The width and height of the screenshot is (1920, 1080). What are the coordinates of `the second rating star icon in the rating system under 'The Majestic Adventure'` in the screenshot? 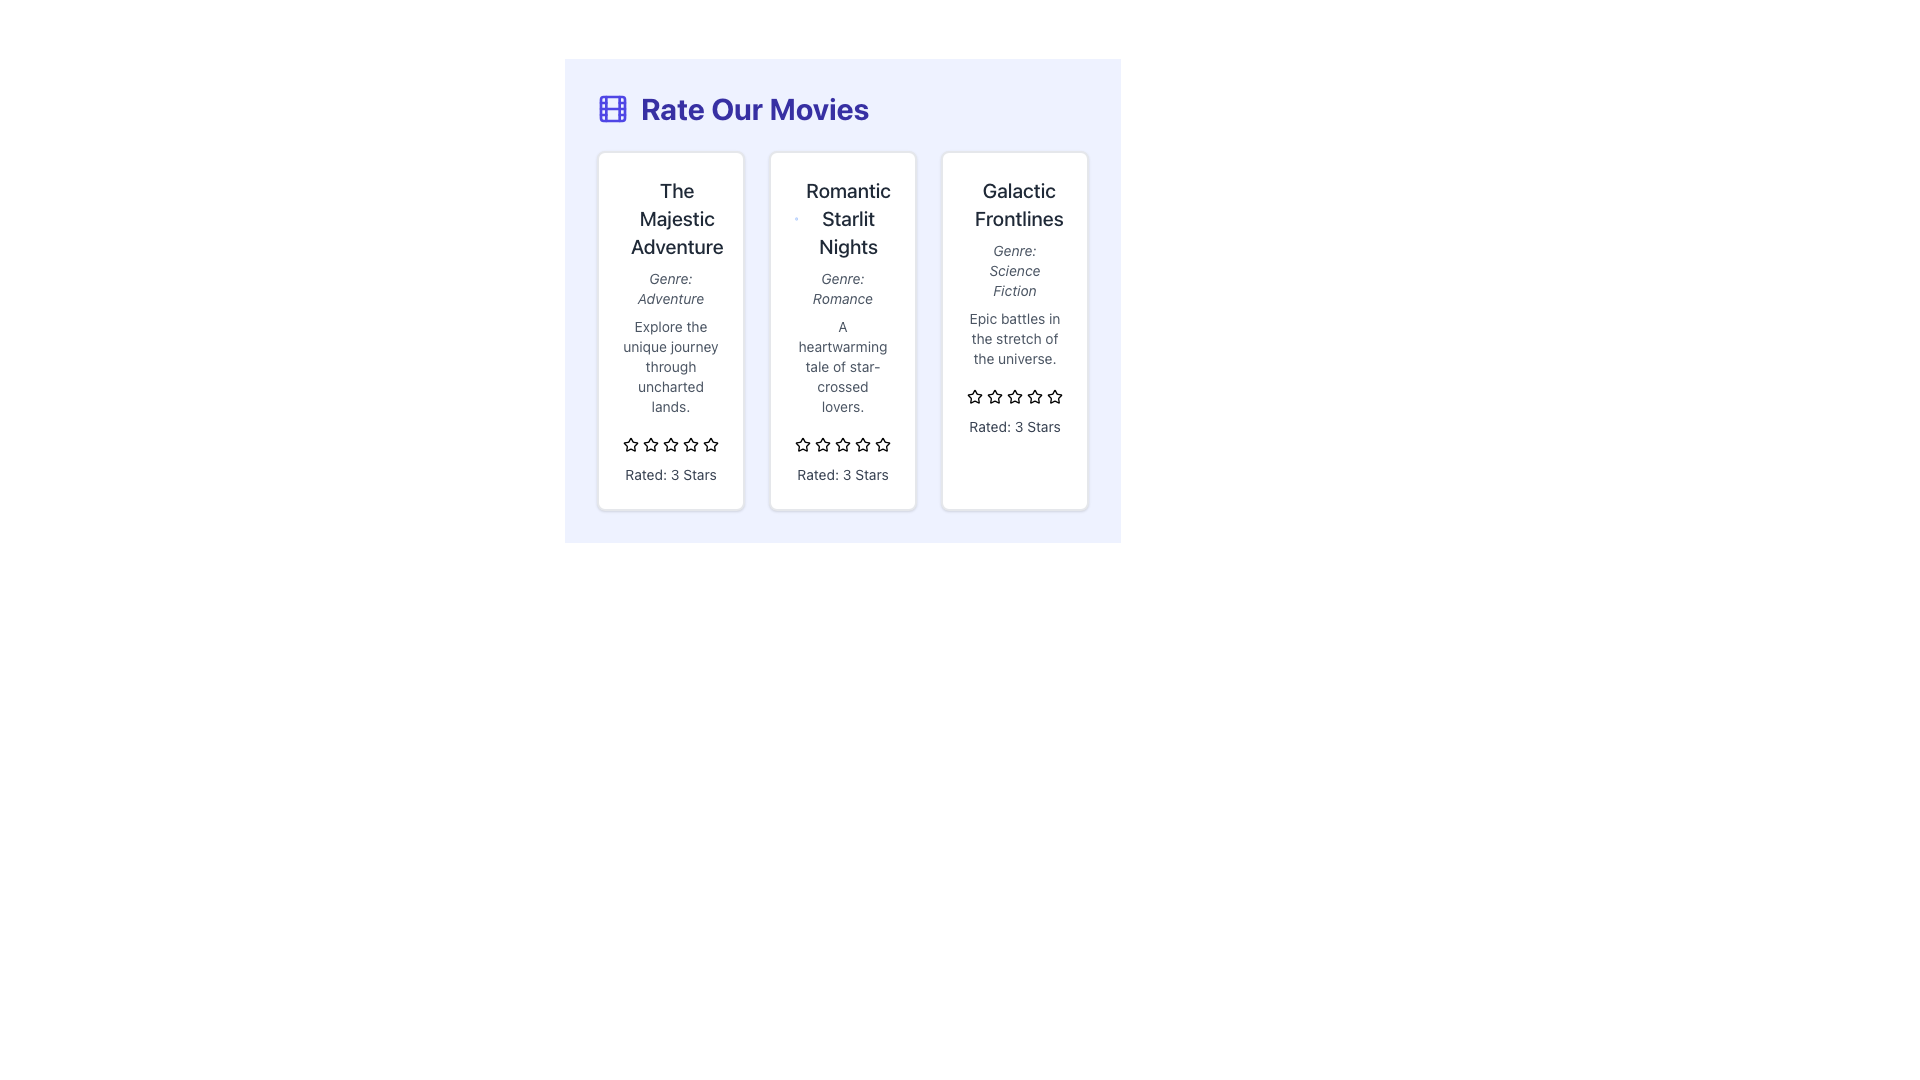 It's located at (671, 443).